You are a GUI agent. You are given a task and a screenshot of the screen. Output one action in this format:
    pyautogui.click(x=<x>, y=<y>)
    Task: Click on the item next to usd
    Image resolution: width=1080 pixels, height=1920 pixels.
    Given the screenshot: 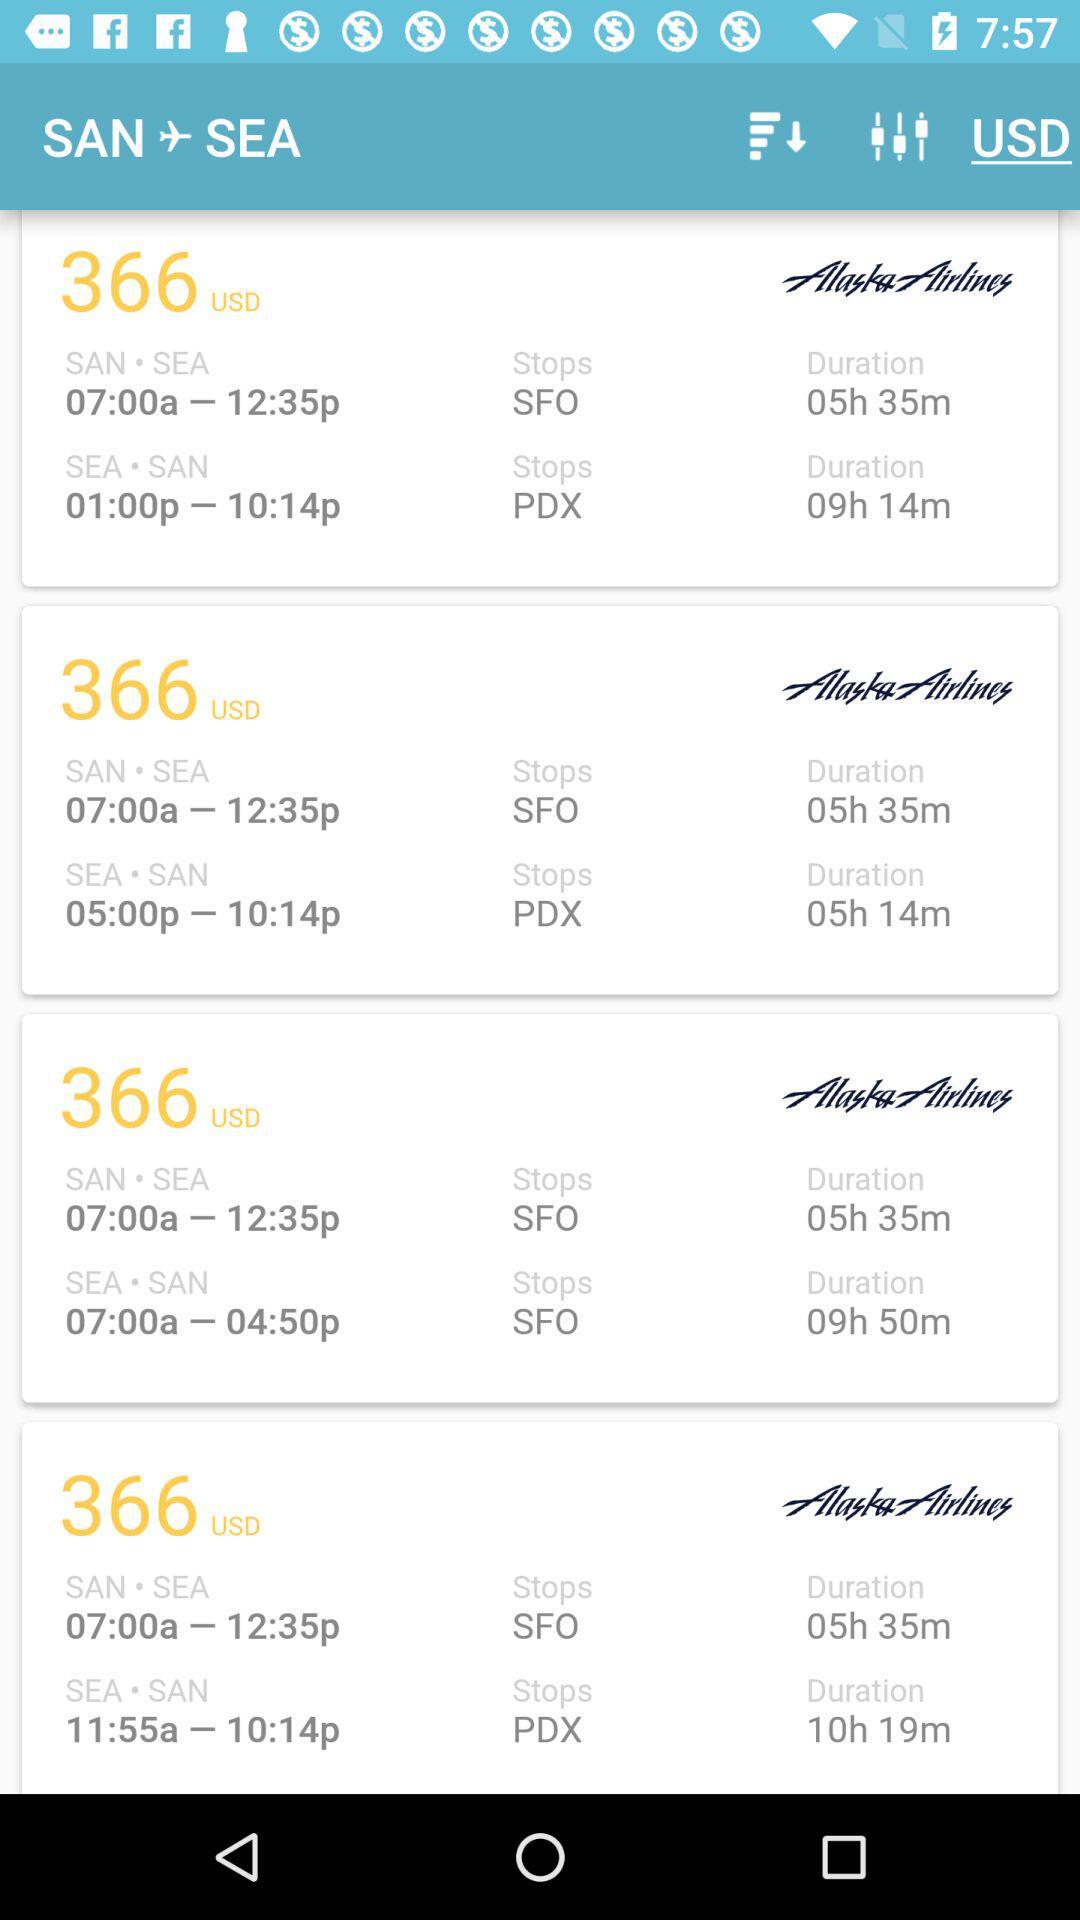 What is the action you would take?
    pyautogui.click(x=898, y=135)
    